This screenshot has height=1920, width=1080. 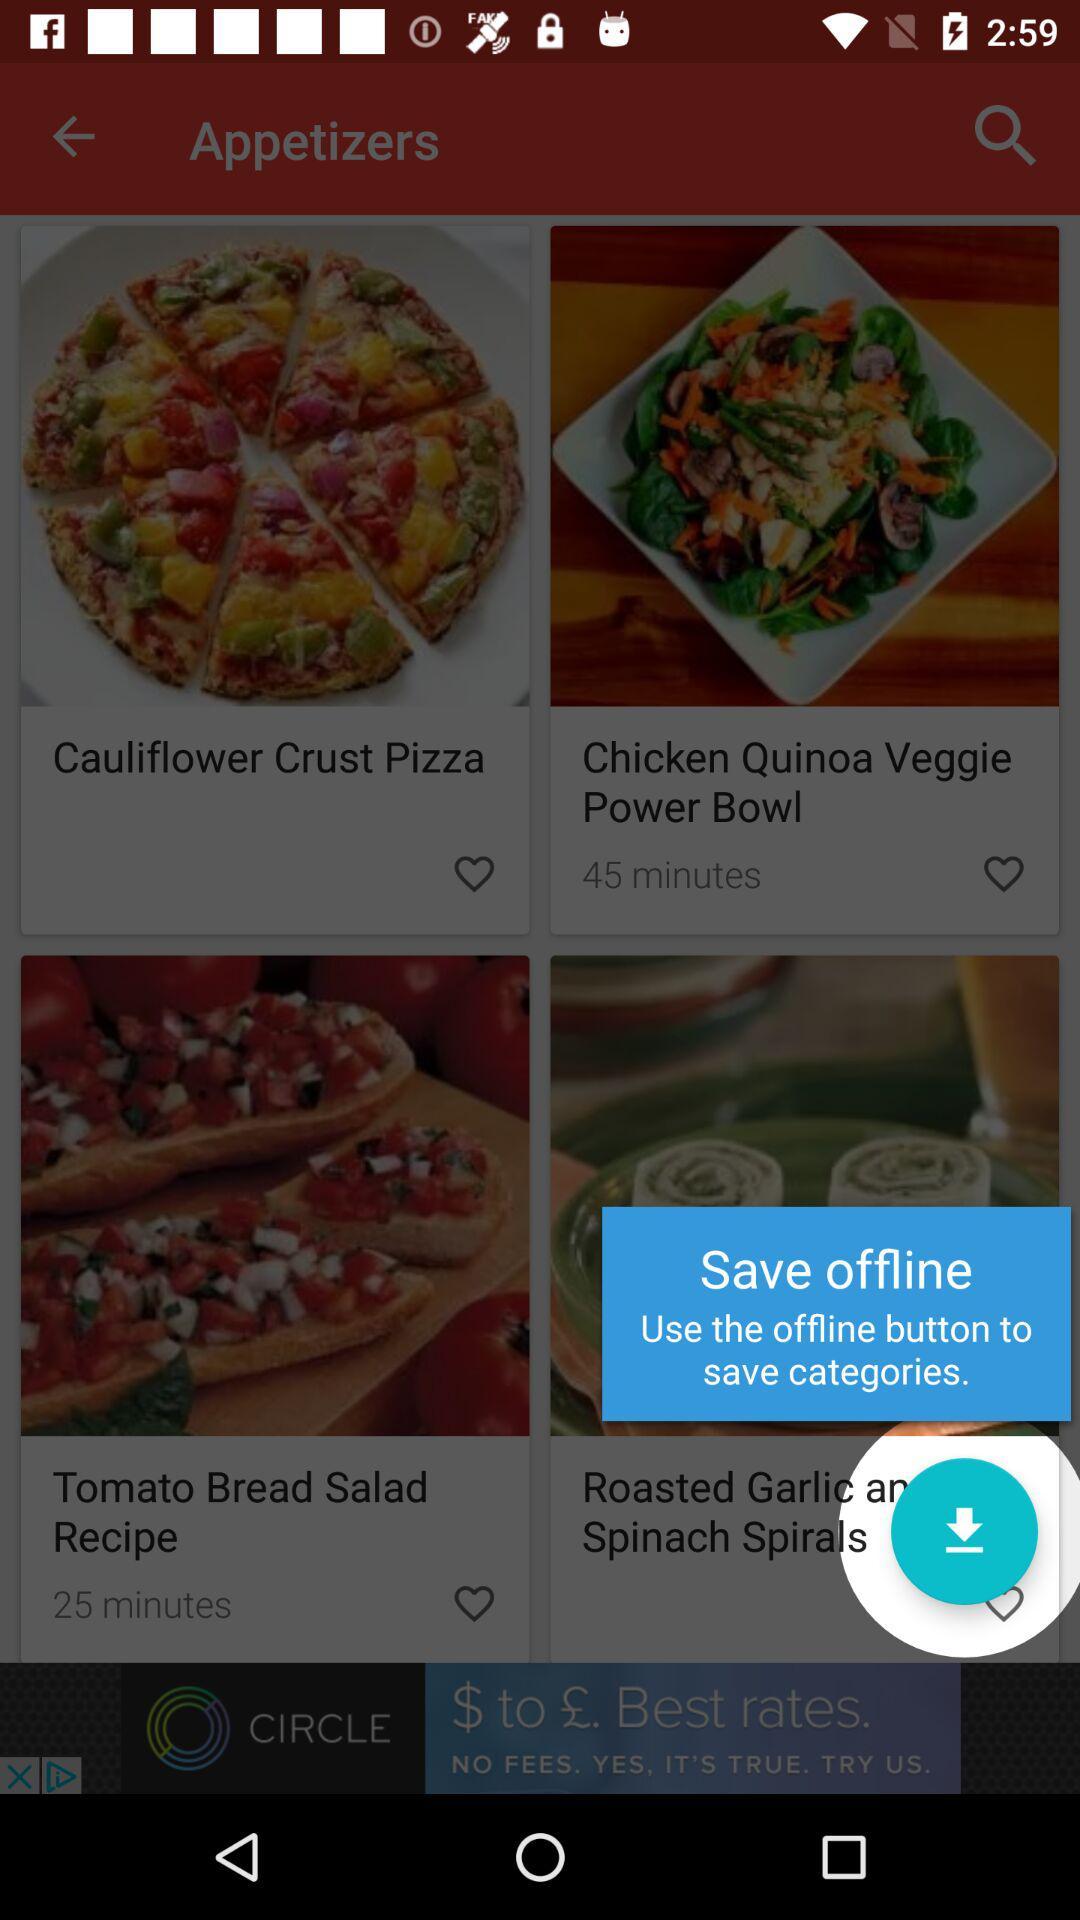 What do you see at coordinates (963, 1530) in the screenshot?
I see `save button` at bounding box center [963, 1530].